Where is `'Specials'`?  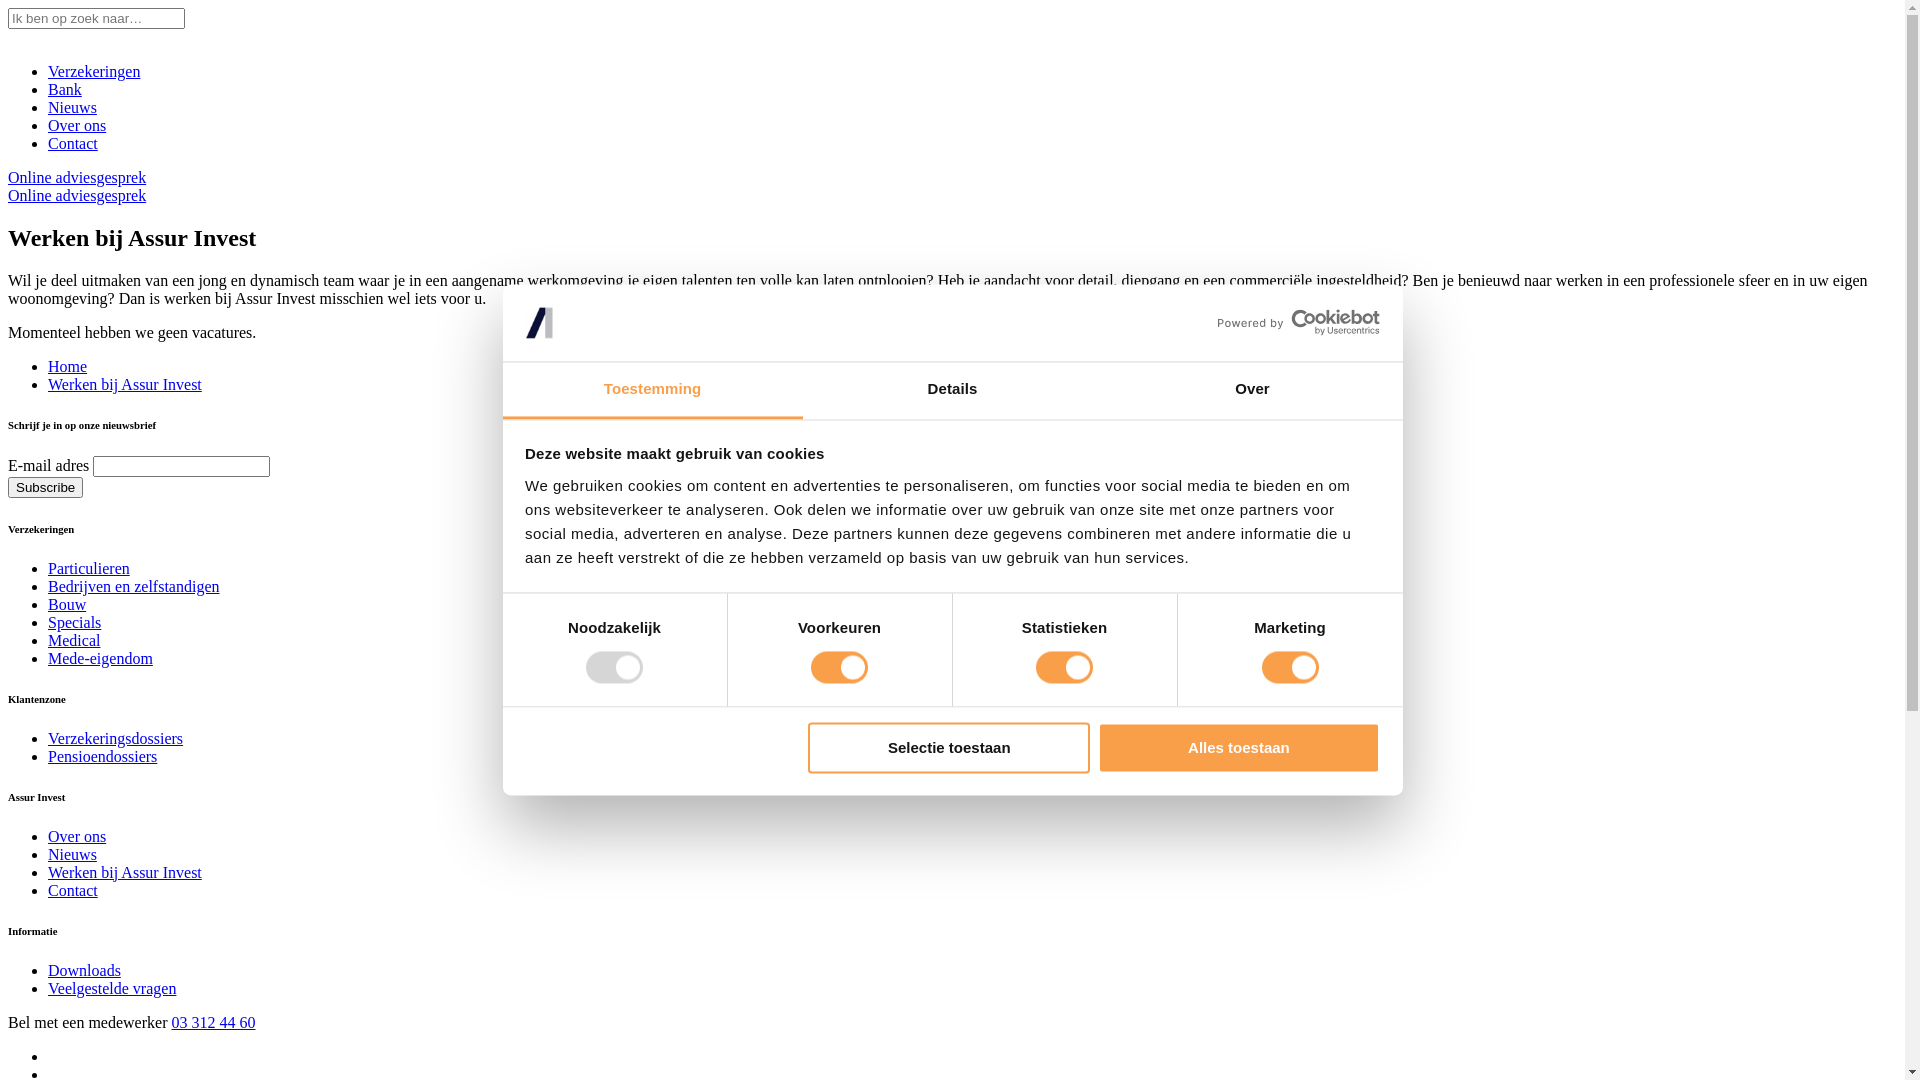 'Specials' is located at coordinates (74, 621).